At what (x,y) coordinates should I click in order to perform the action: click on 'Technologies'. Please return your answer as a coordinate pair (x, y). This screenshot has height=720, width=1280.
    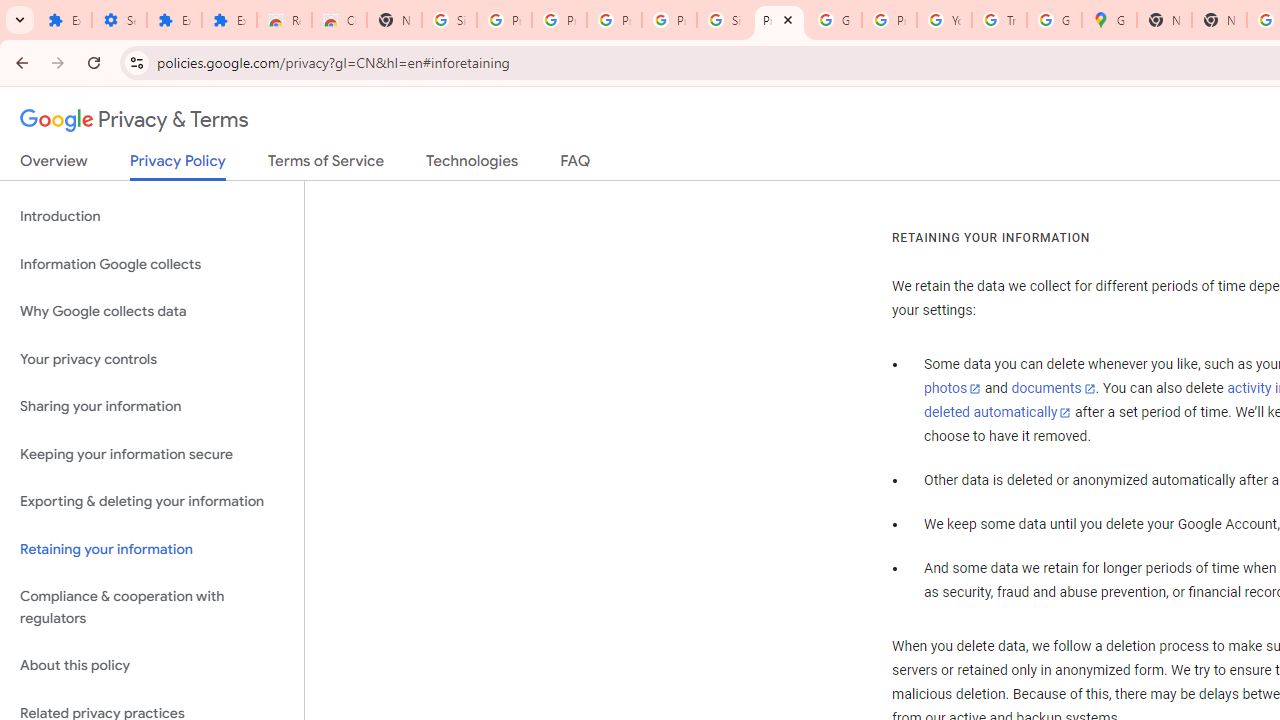
    Looking at the image, I should click on (471, 164).